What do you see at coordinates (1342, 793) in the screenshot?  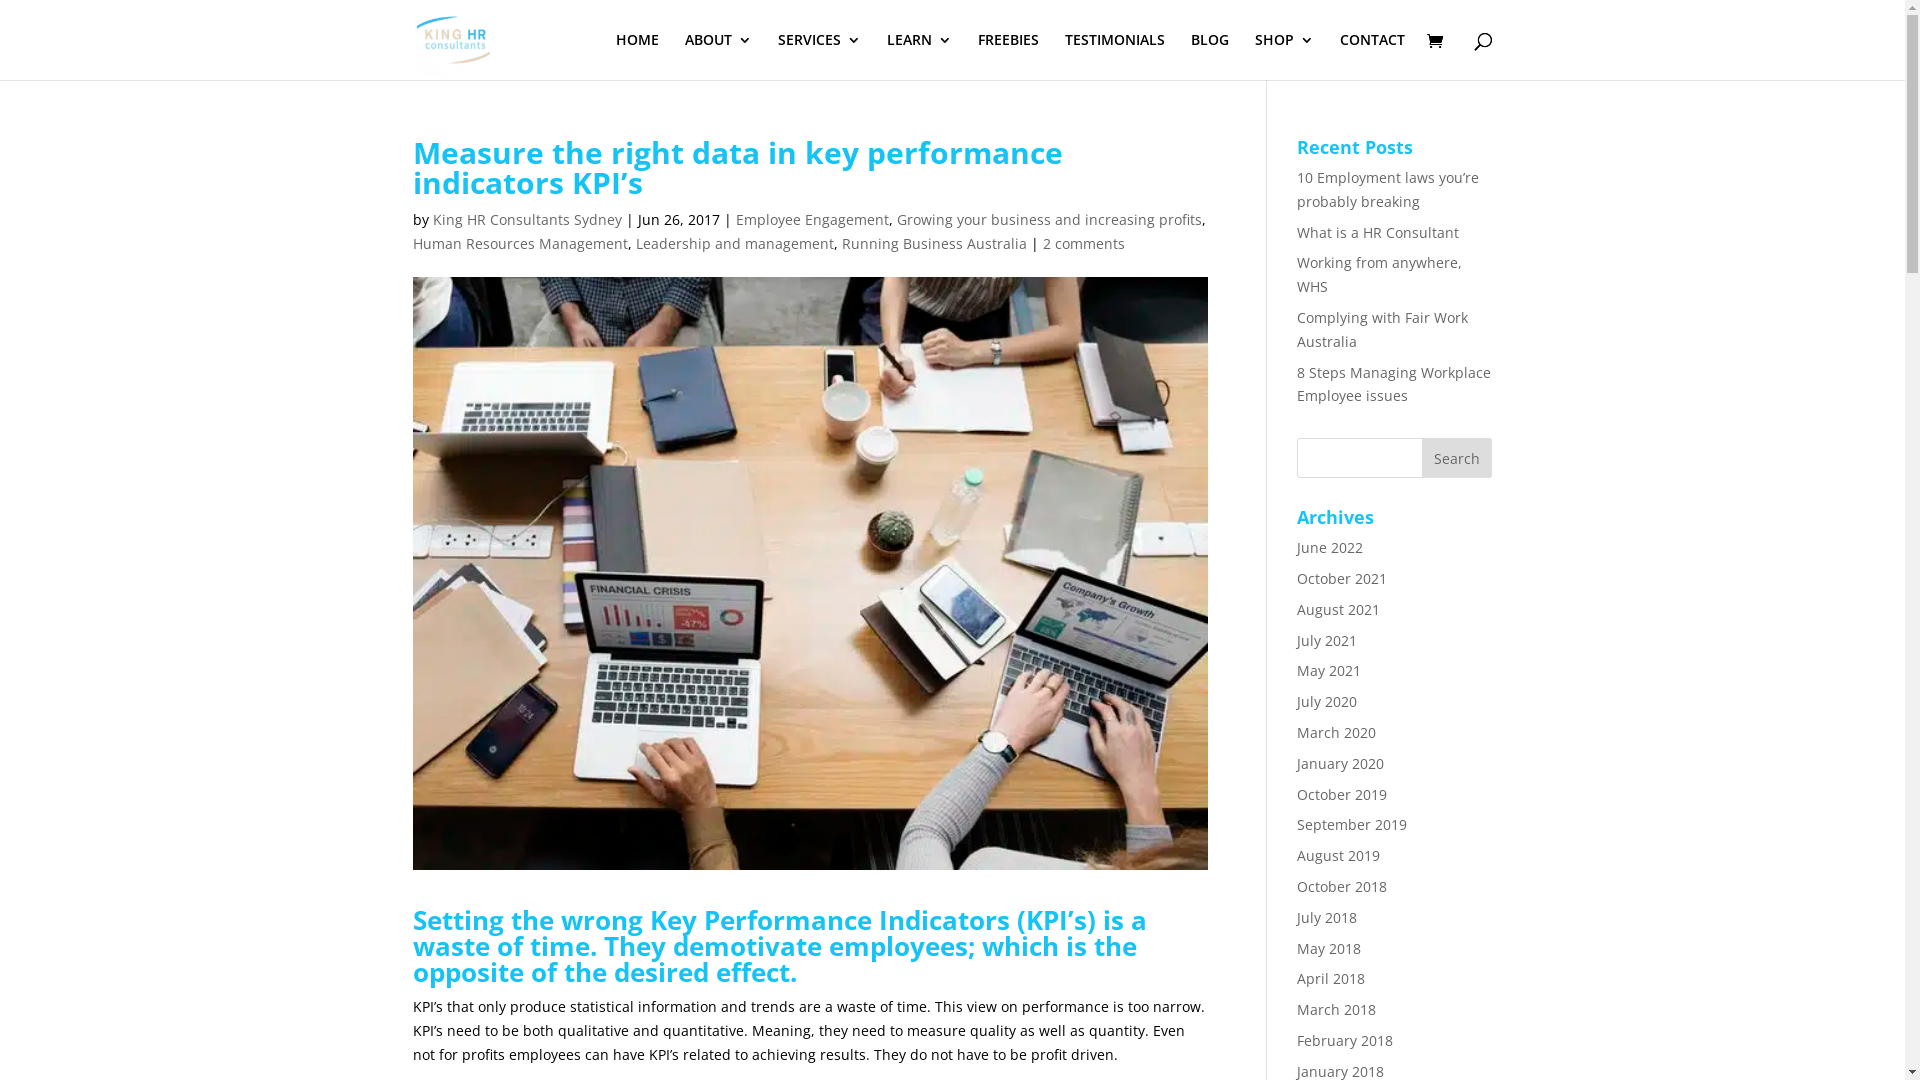 I see `'October 2019'` at bounding box center [1342, 793].